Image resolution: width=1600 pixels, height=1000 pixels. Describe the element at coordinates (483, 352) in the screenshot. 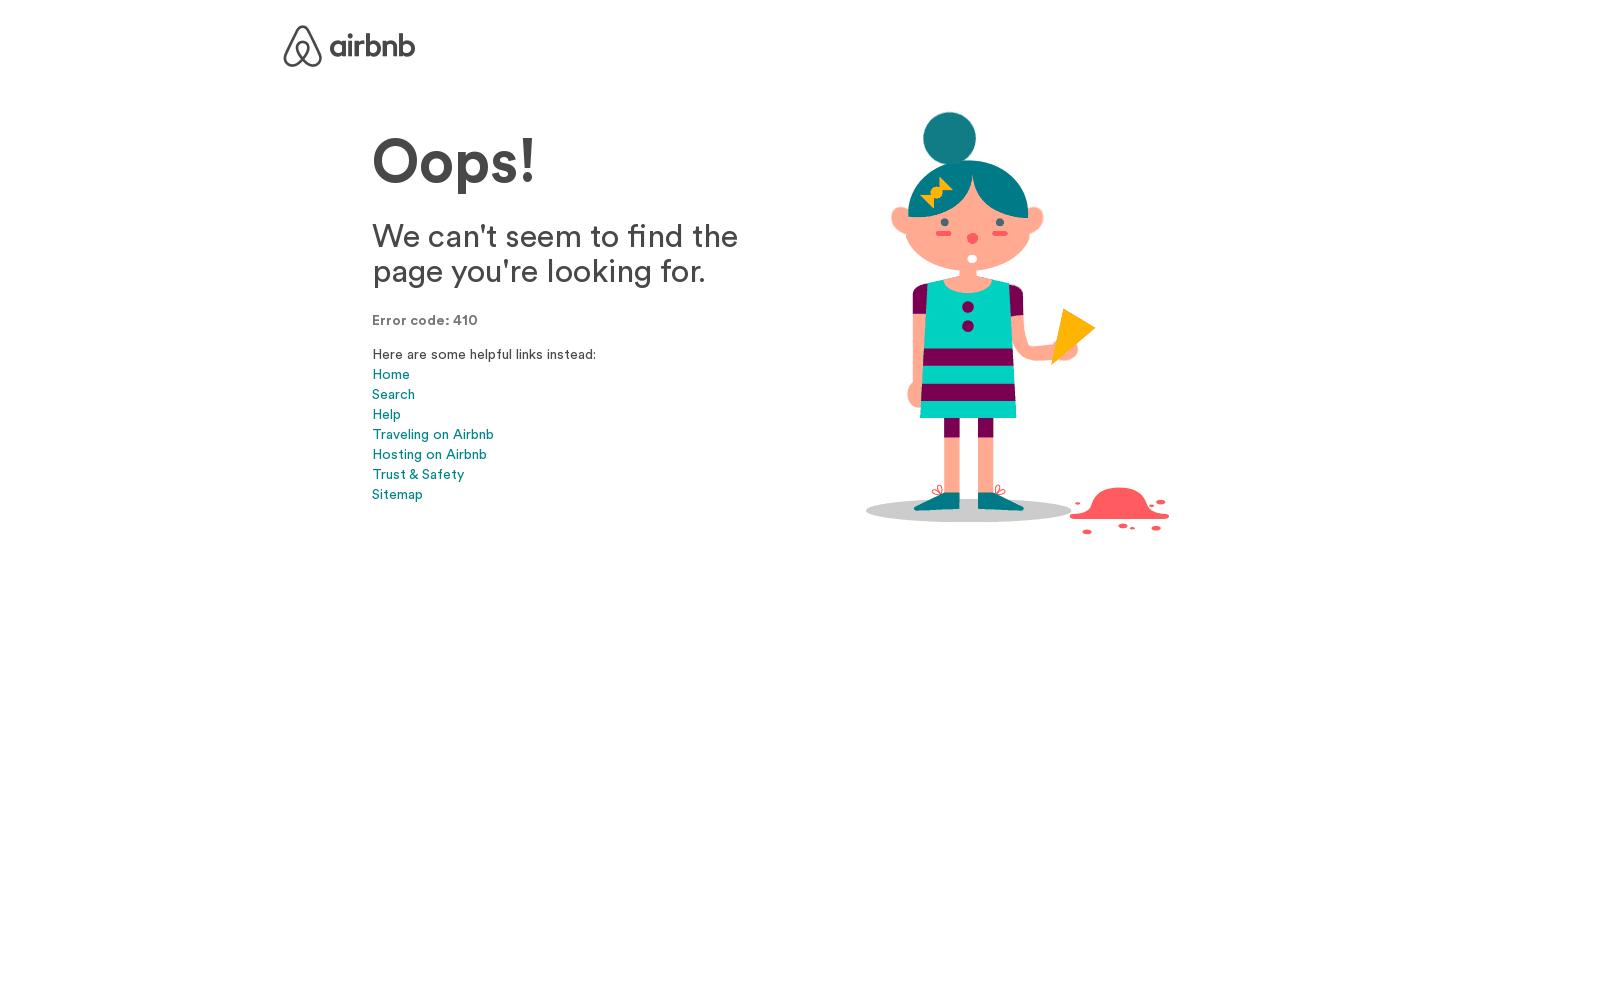

I see `'Here are some helpful links instead:'` at that location.